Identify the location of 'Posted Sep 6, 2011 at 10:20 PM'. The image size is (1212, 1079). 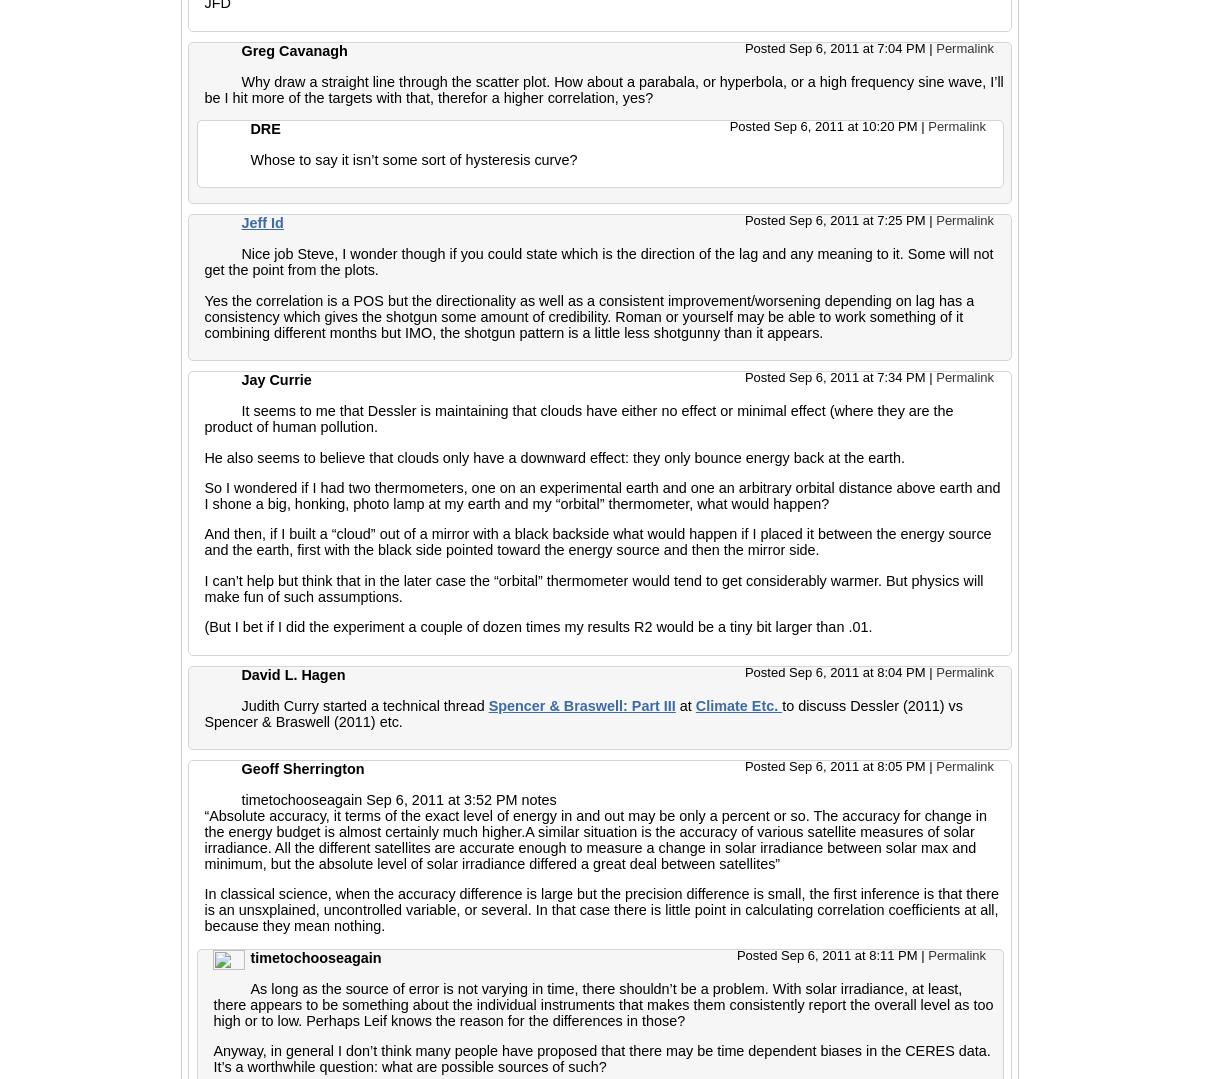
(824, 125).